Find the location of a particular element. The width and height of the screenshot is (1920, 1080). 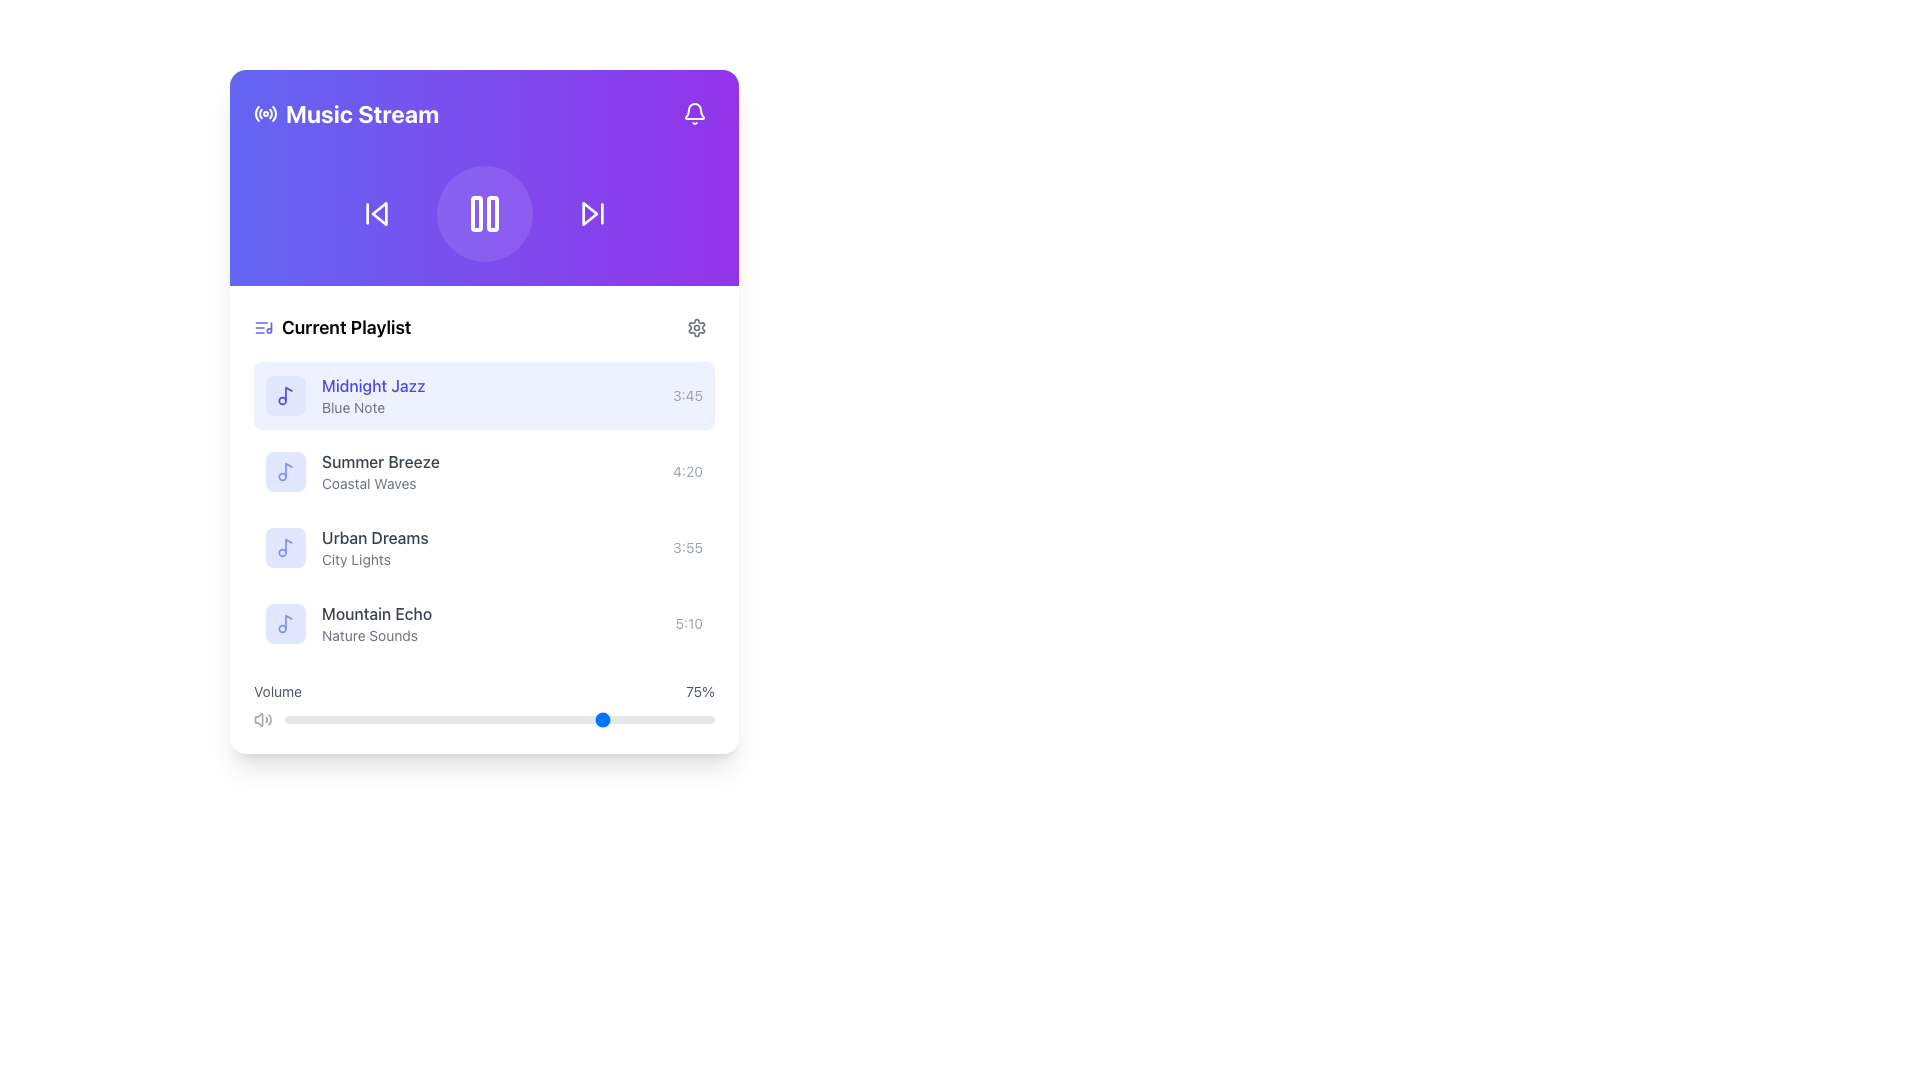

the radio or live stream icon located at the top-left corner of the purple header section, to the left of the 'Music Stream' label is located at coordinates (264, 114).